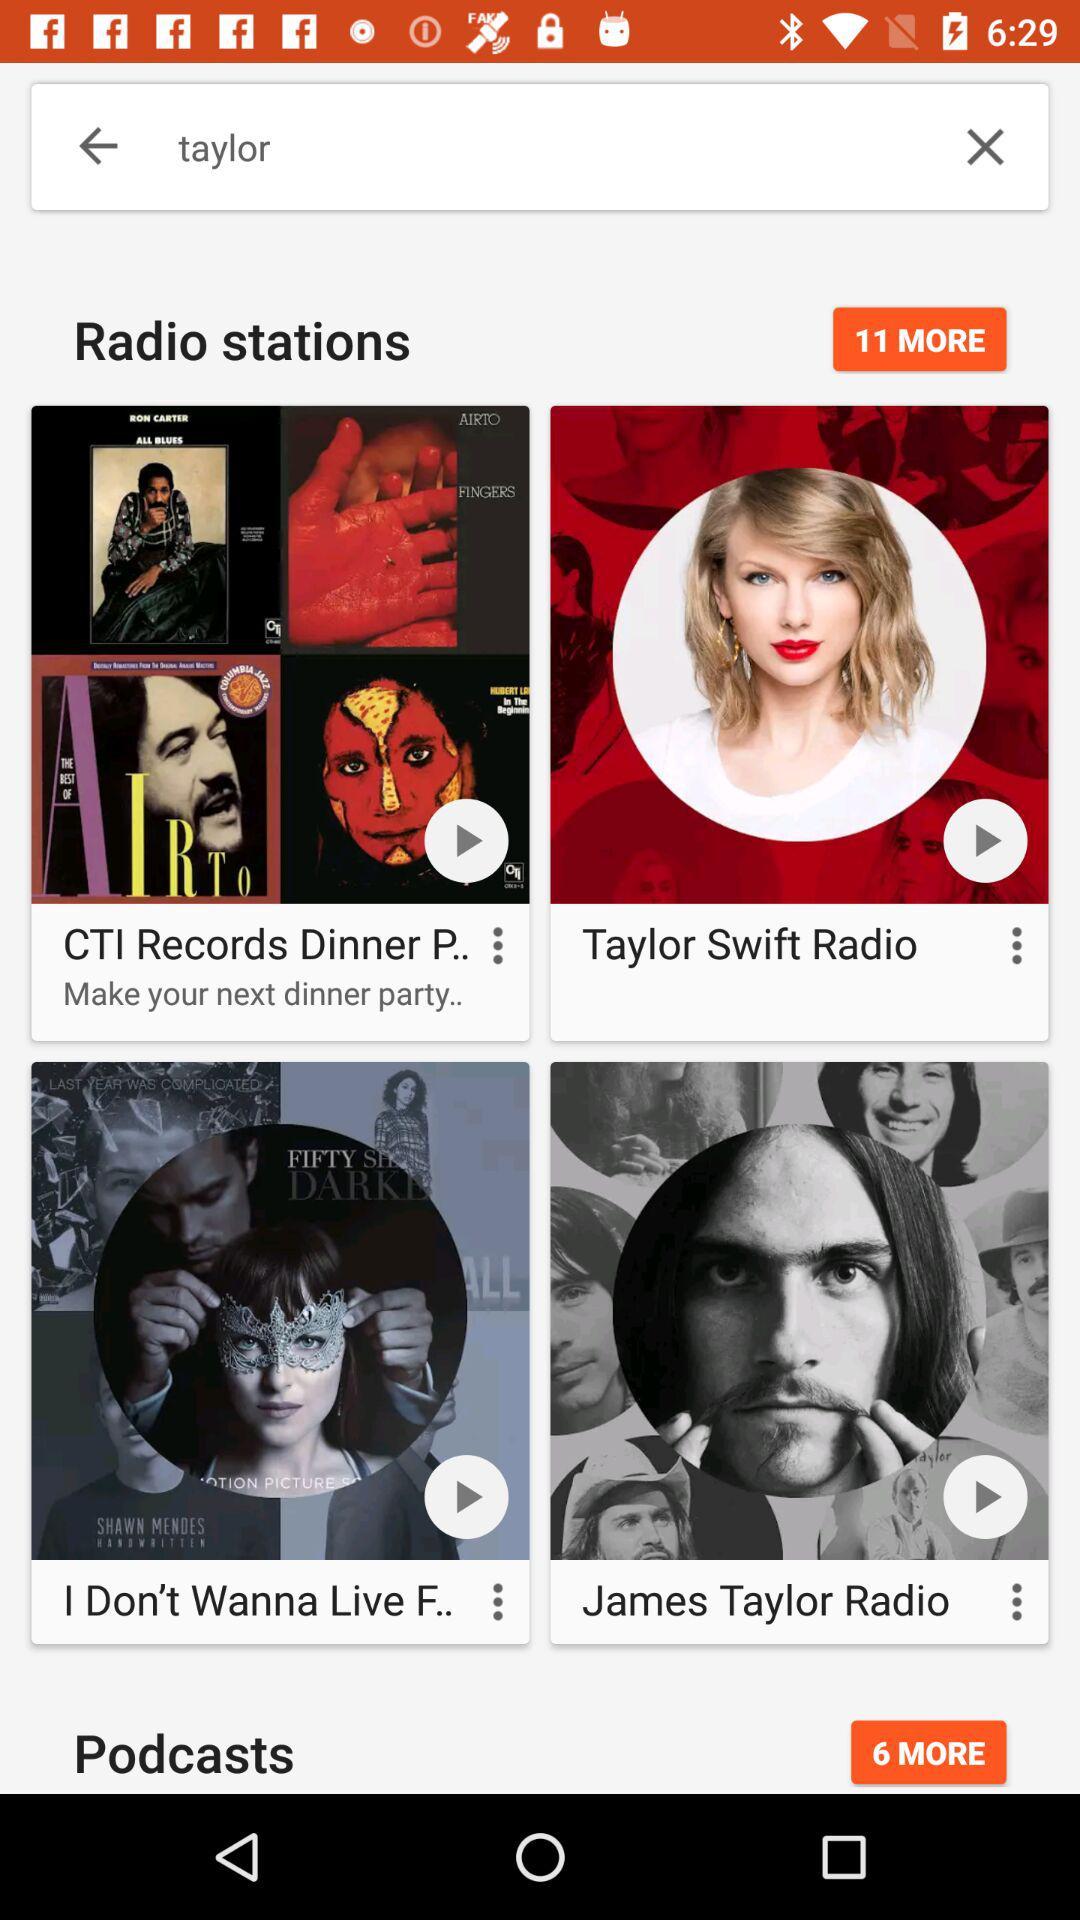 Image resolution: width=1080 pixels, height=1920 pixels. Describe the element at coordinates (984, 146) in the screenshot. I see `the item to the right of taylor item` at that location.